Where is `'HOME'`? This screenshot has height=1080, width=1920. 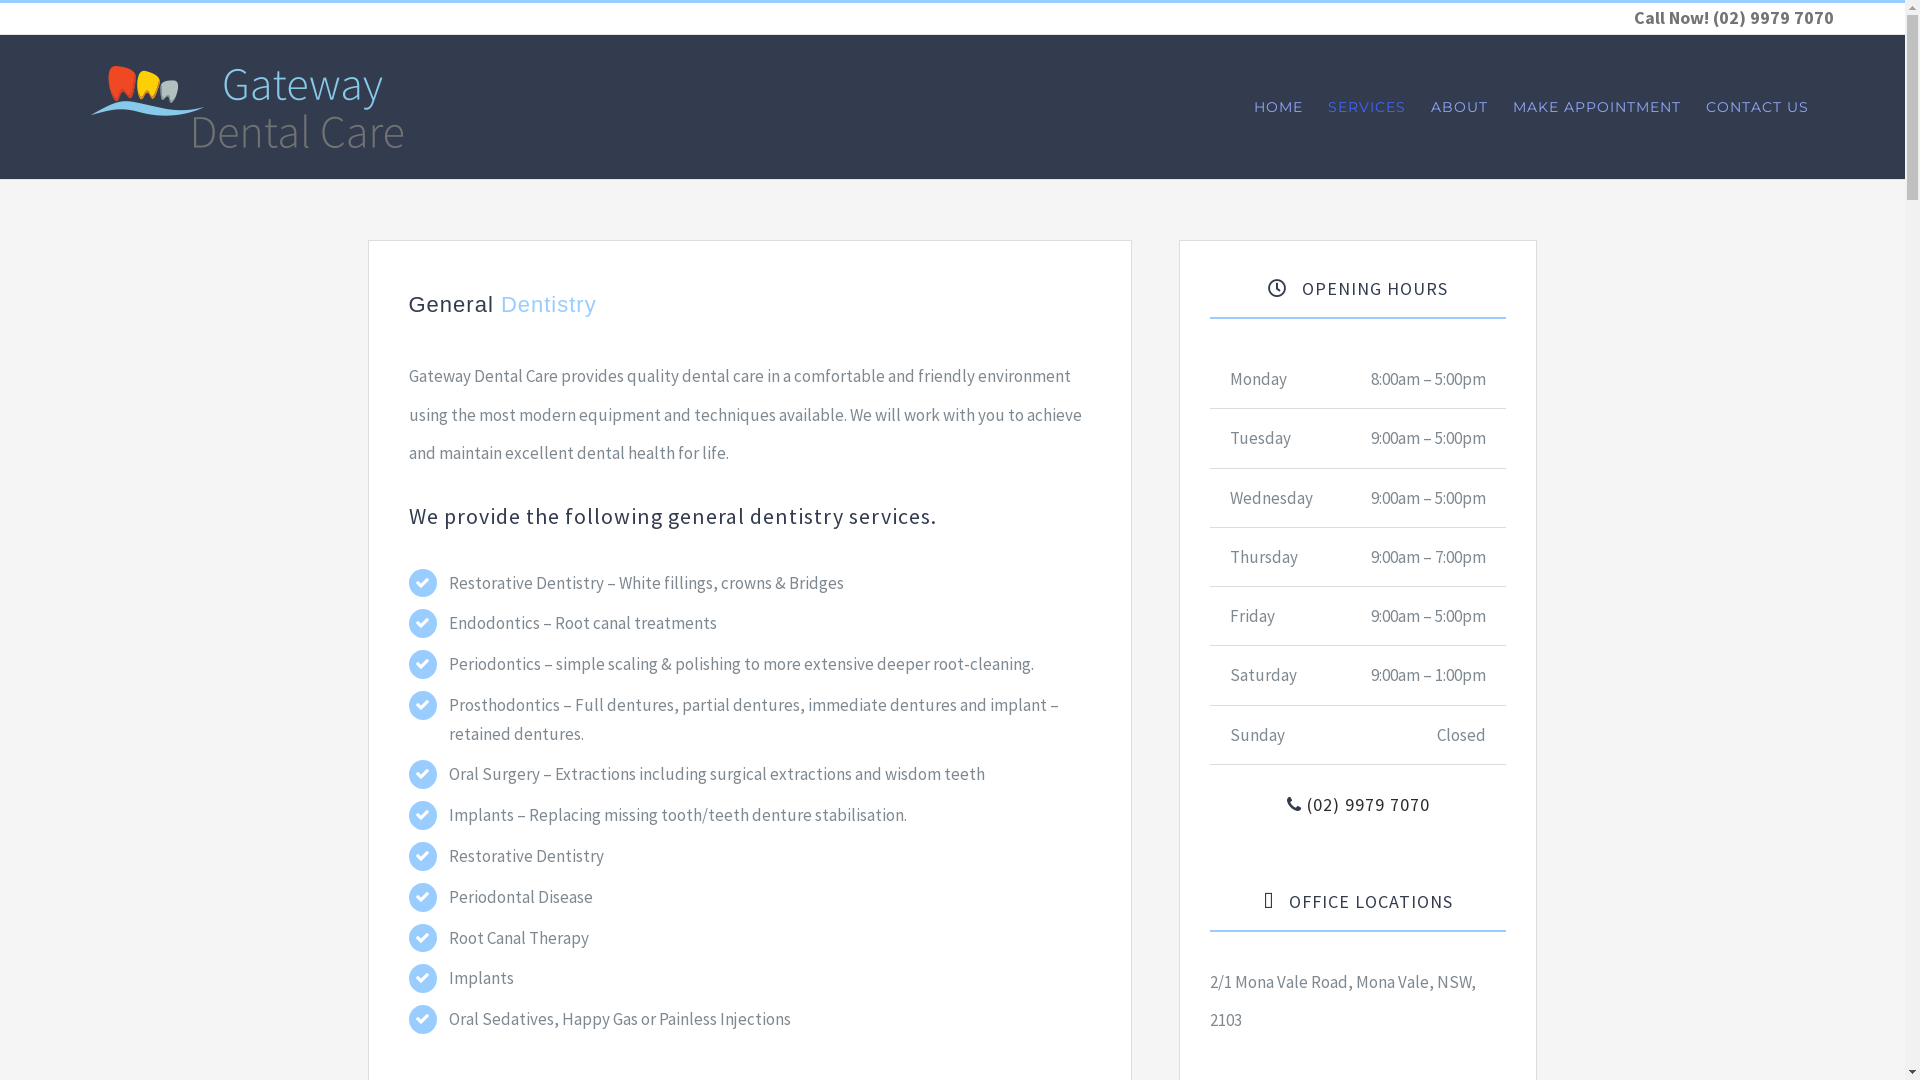 'HOME' is located at coordinates (1277, 107).